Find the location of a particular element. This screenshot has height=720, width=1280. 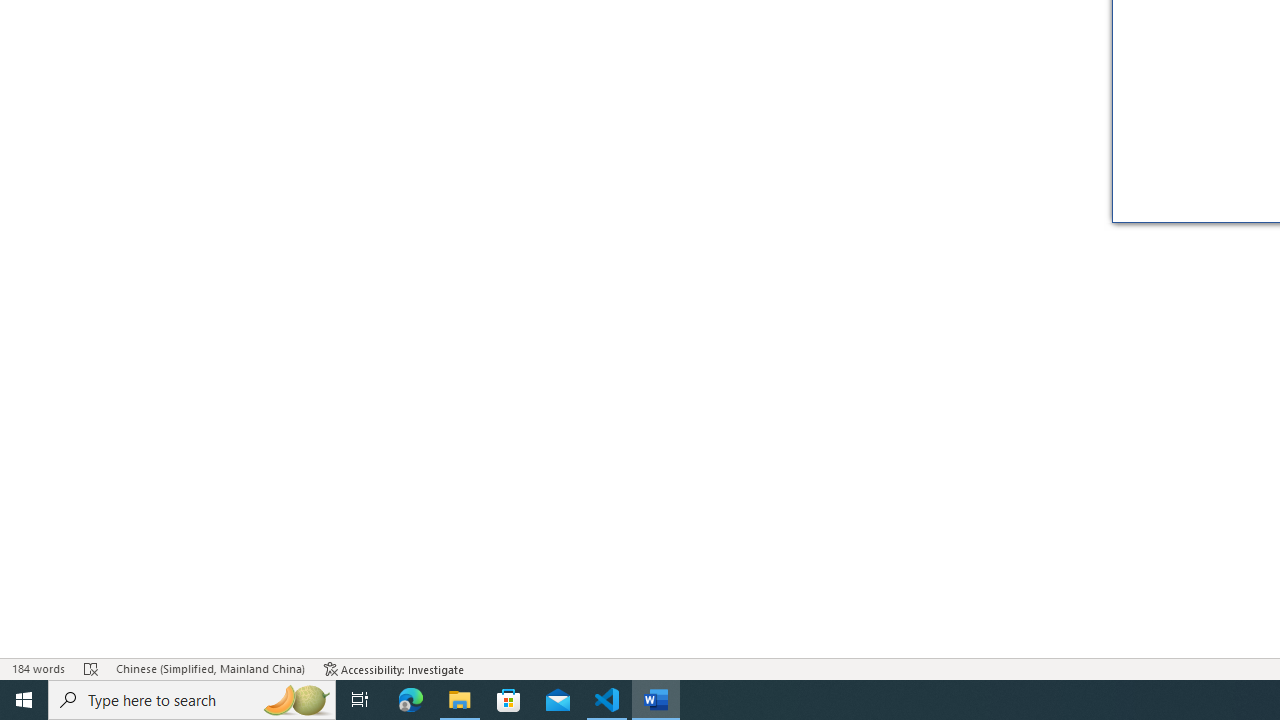

'Start' is located at coordinates (24, 698).